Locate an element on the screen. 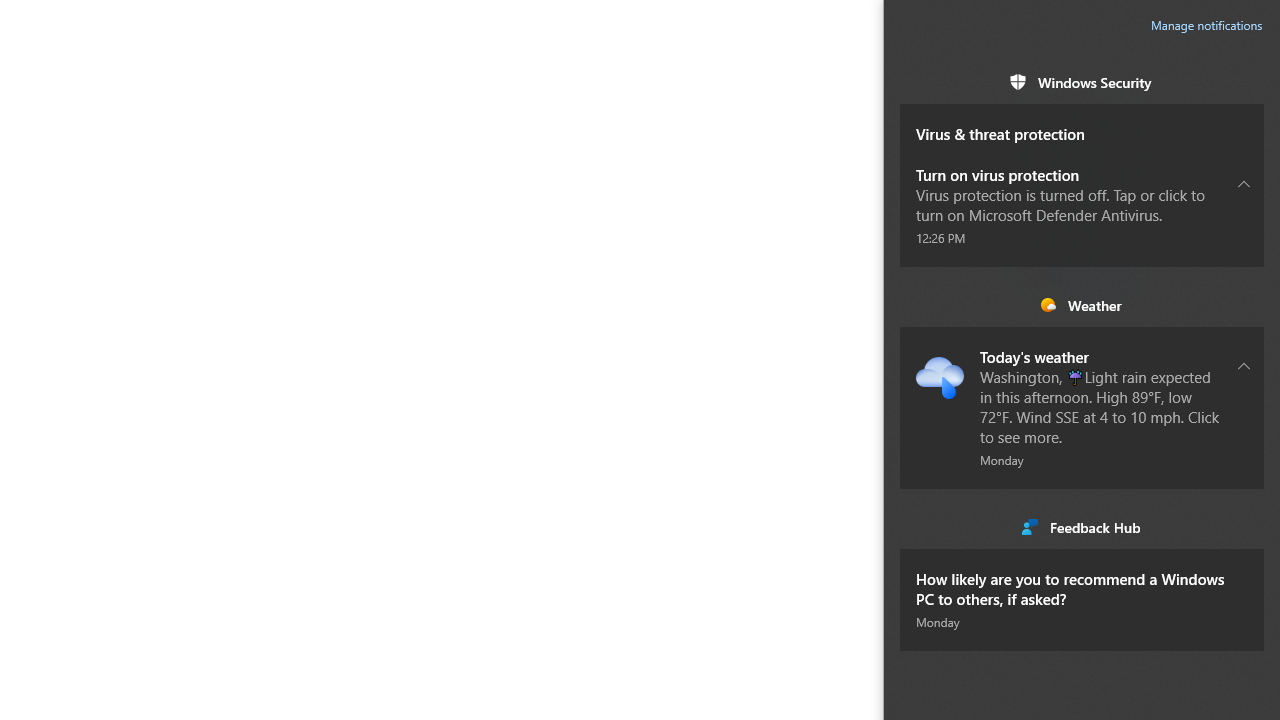  'Manage notifications' is located at coordinates (1206, 25).